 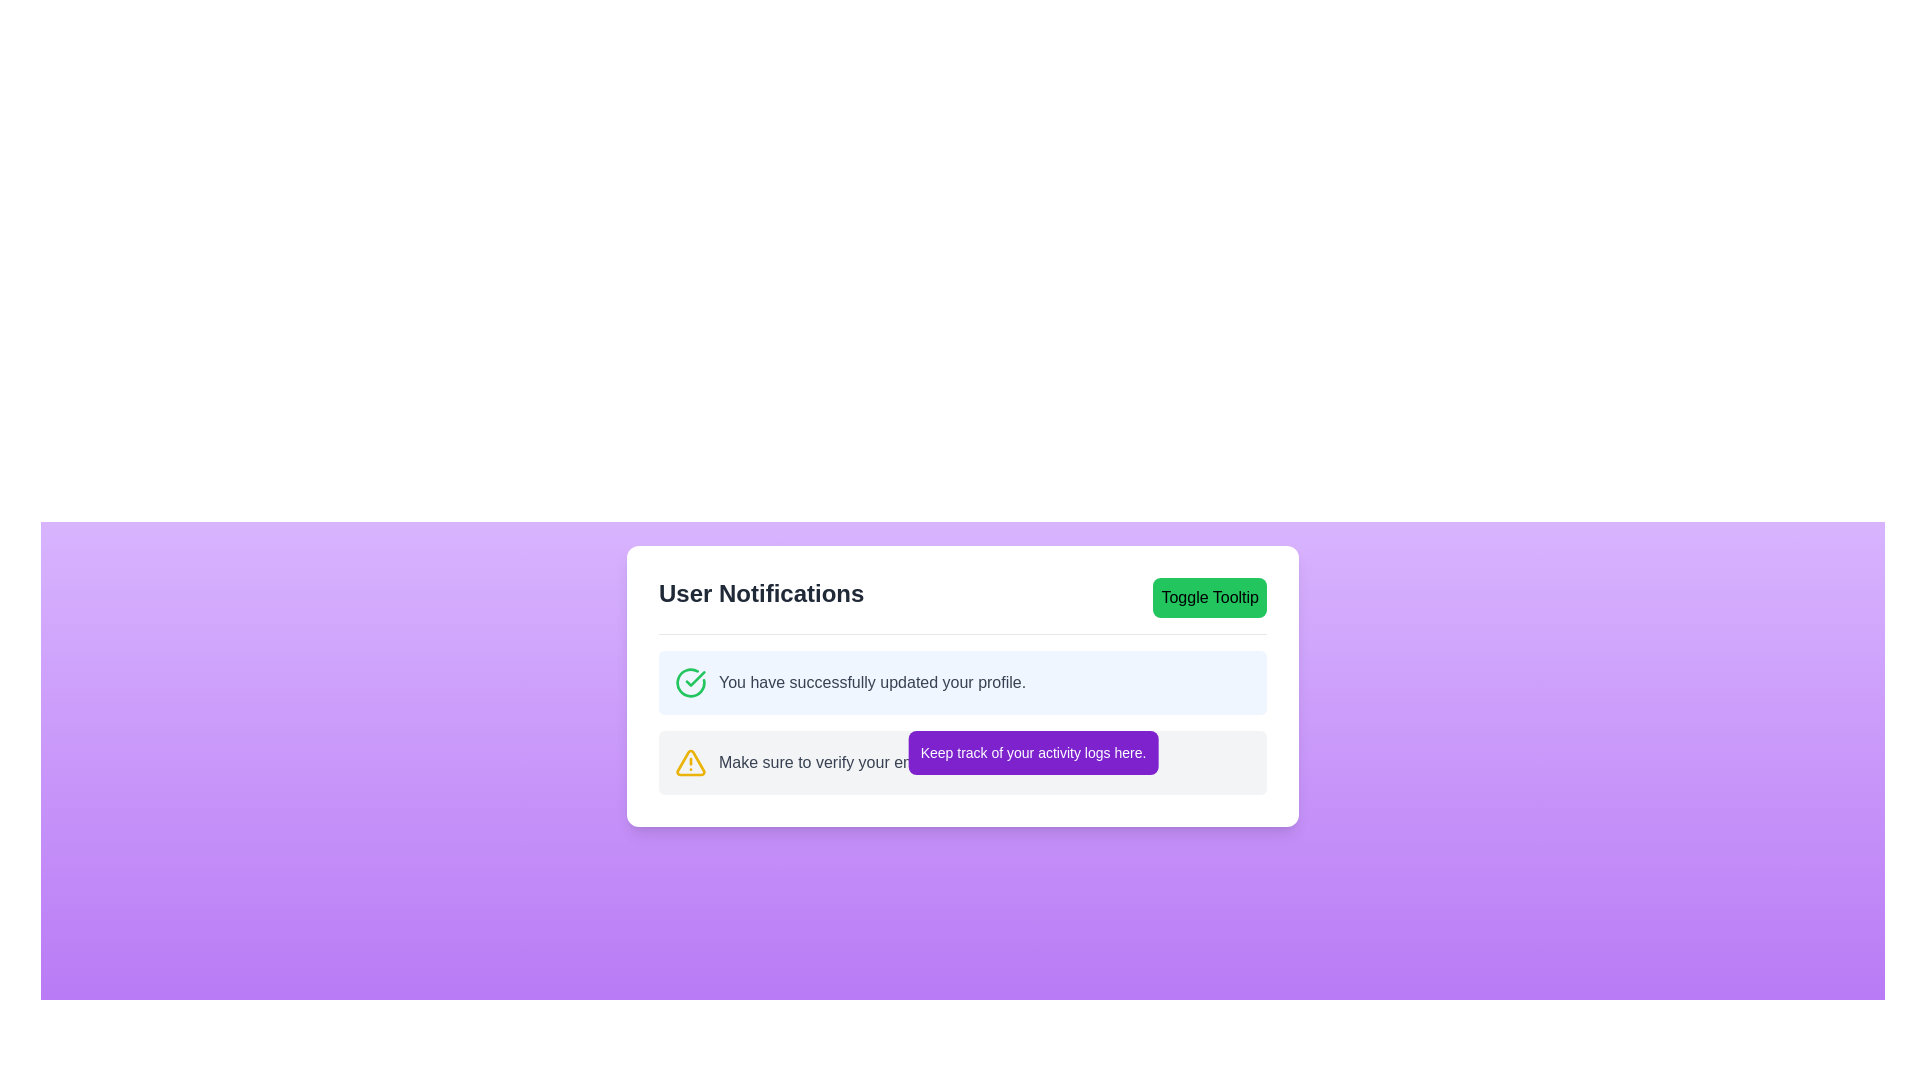 I want to click on the green checkmark icon located on the left side of the text 'You have successfully updated your profile.' in the notification card, so click(x=695, y=677).